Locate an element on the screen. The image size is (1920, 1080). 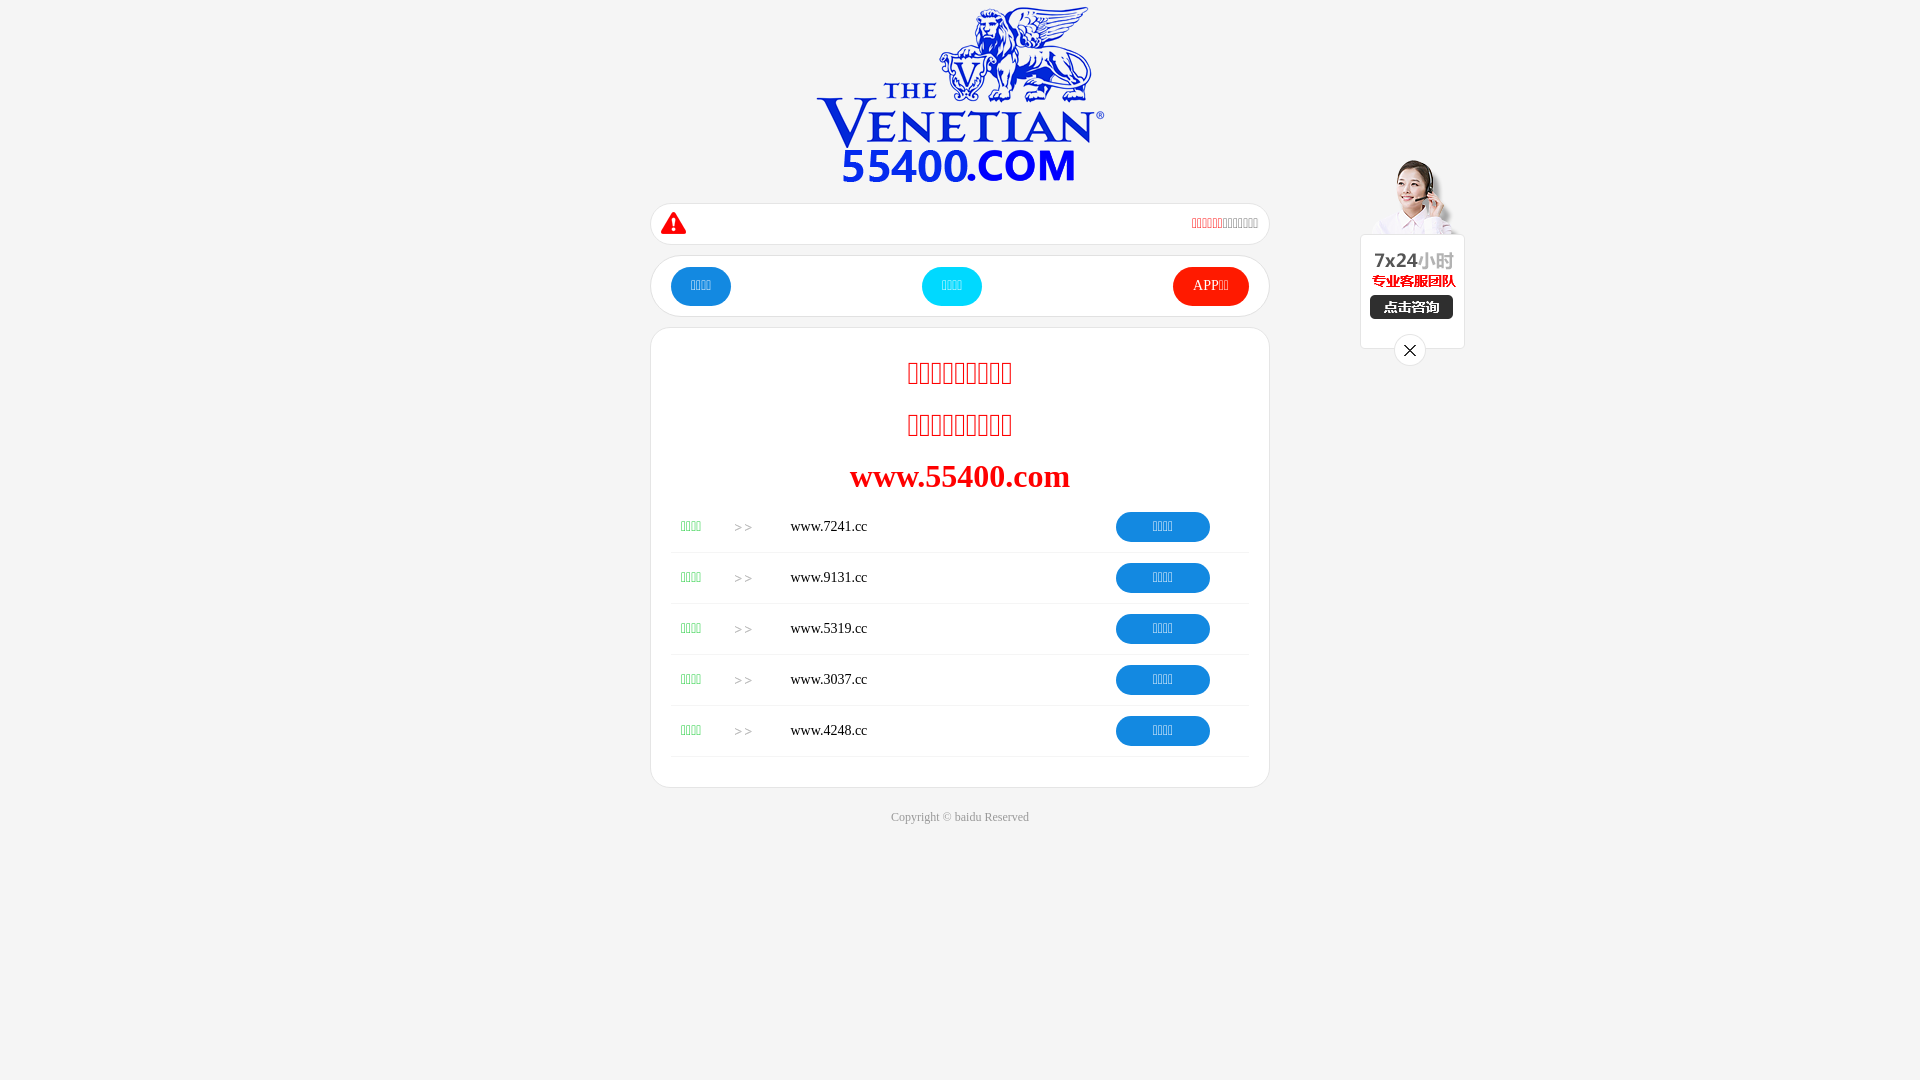
'www.5319.cc' is located at coordinates (828, 627).